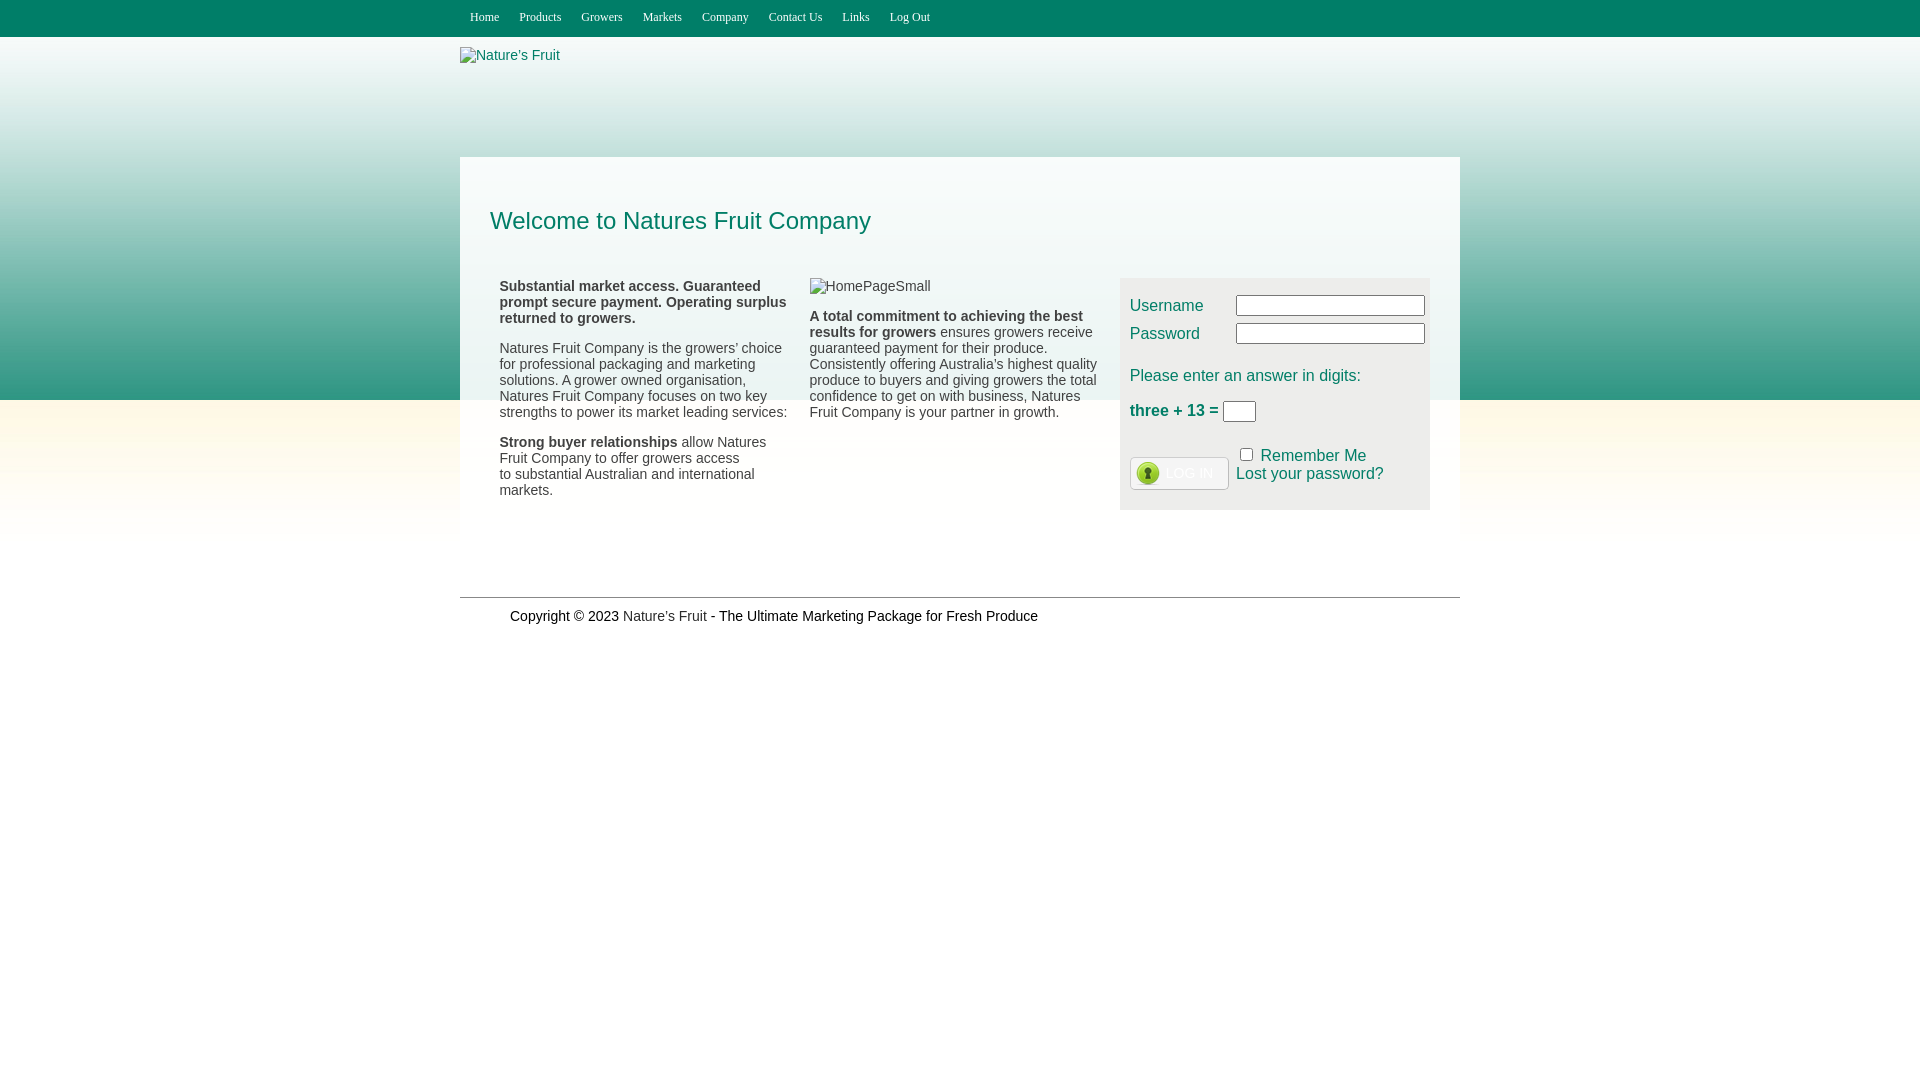  Describe the element at coordinates (909, 17) in the screenshot. I see `'Log Out'` at that location.